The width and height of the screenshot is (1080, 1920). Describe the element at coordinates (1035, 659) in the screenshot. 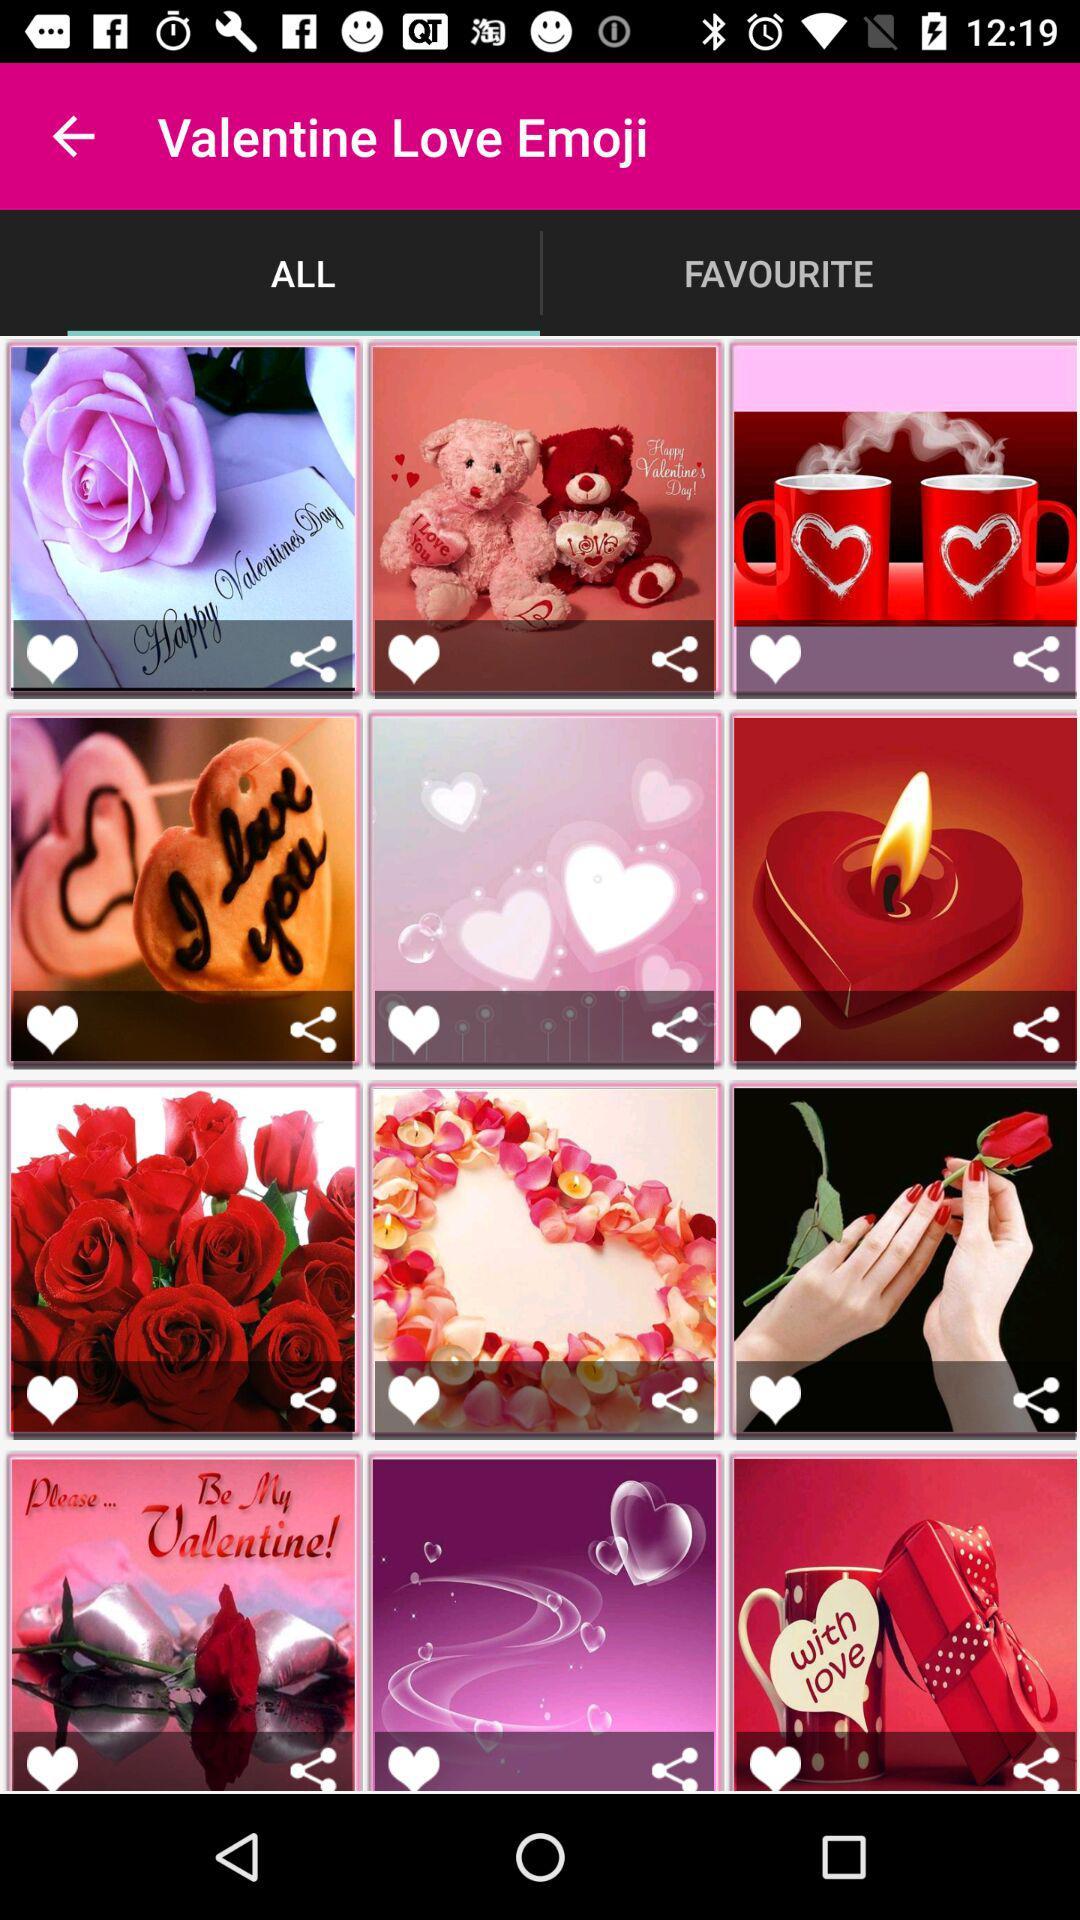

I see `sharing options` at that location.